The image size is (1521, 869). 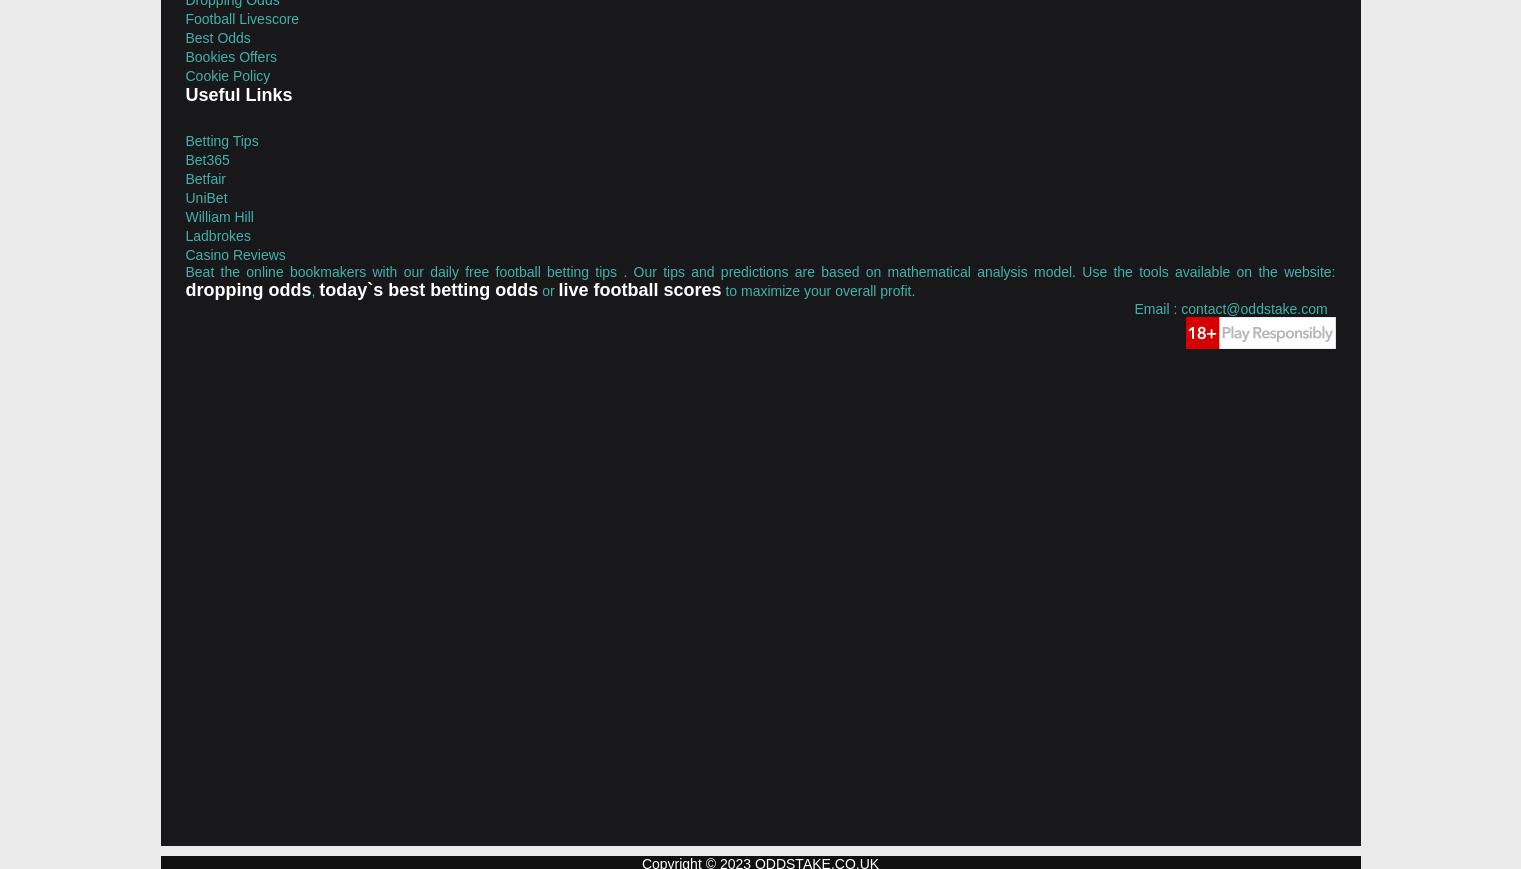 I want to click on 'Football Livescore', so click(x=240, y=16).